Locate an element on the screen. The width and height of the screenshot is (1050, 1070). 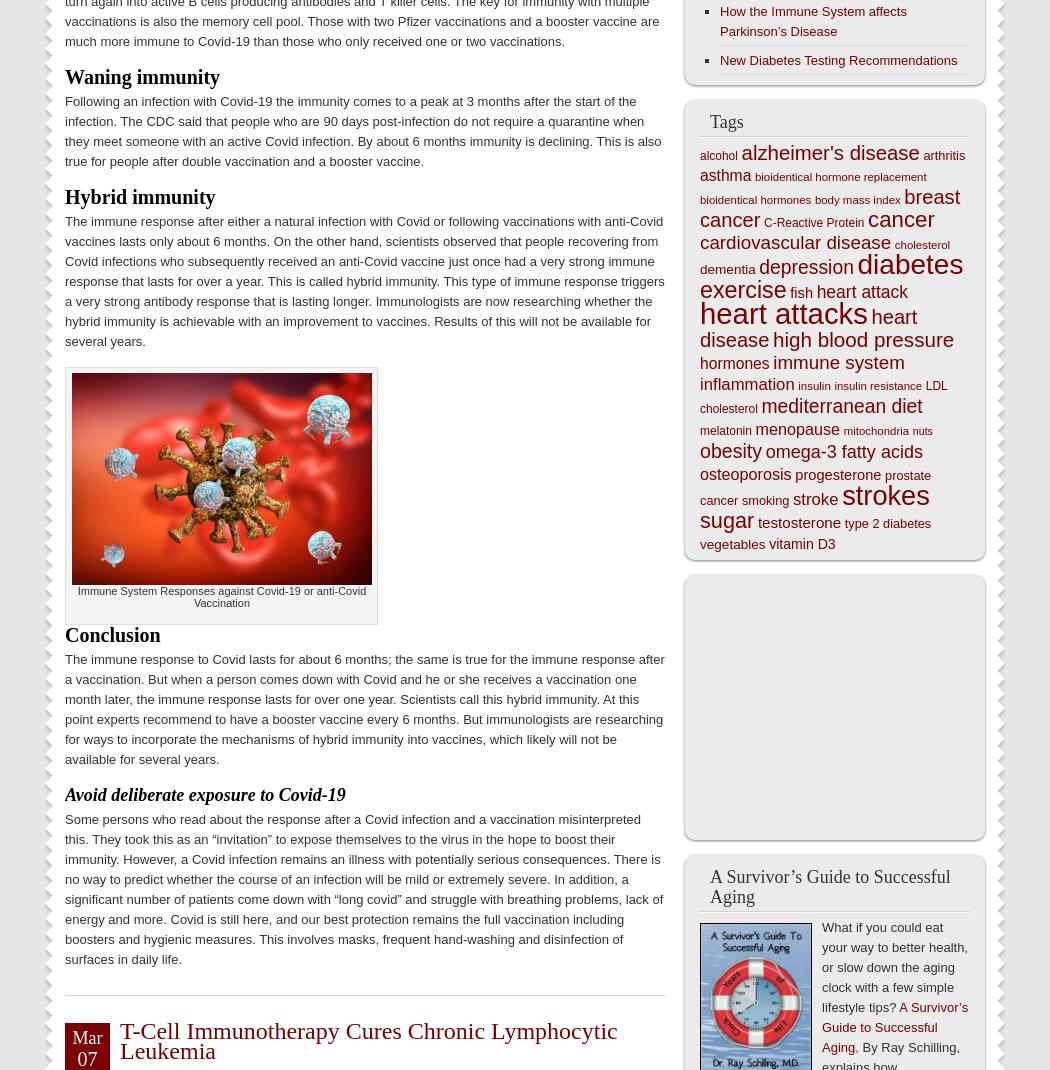
'osteoporosis' is located at coordinates (700, 474).